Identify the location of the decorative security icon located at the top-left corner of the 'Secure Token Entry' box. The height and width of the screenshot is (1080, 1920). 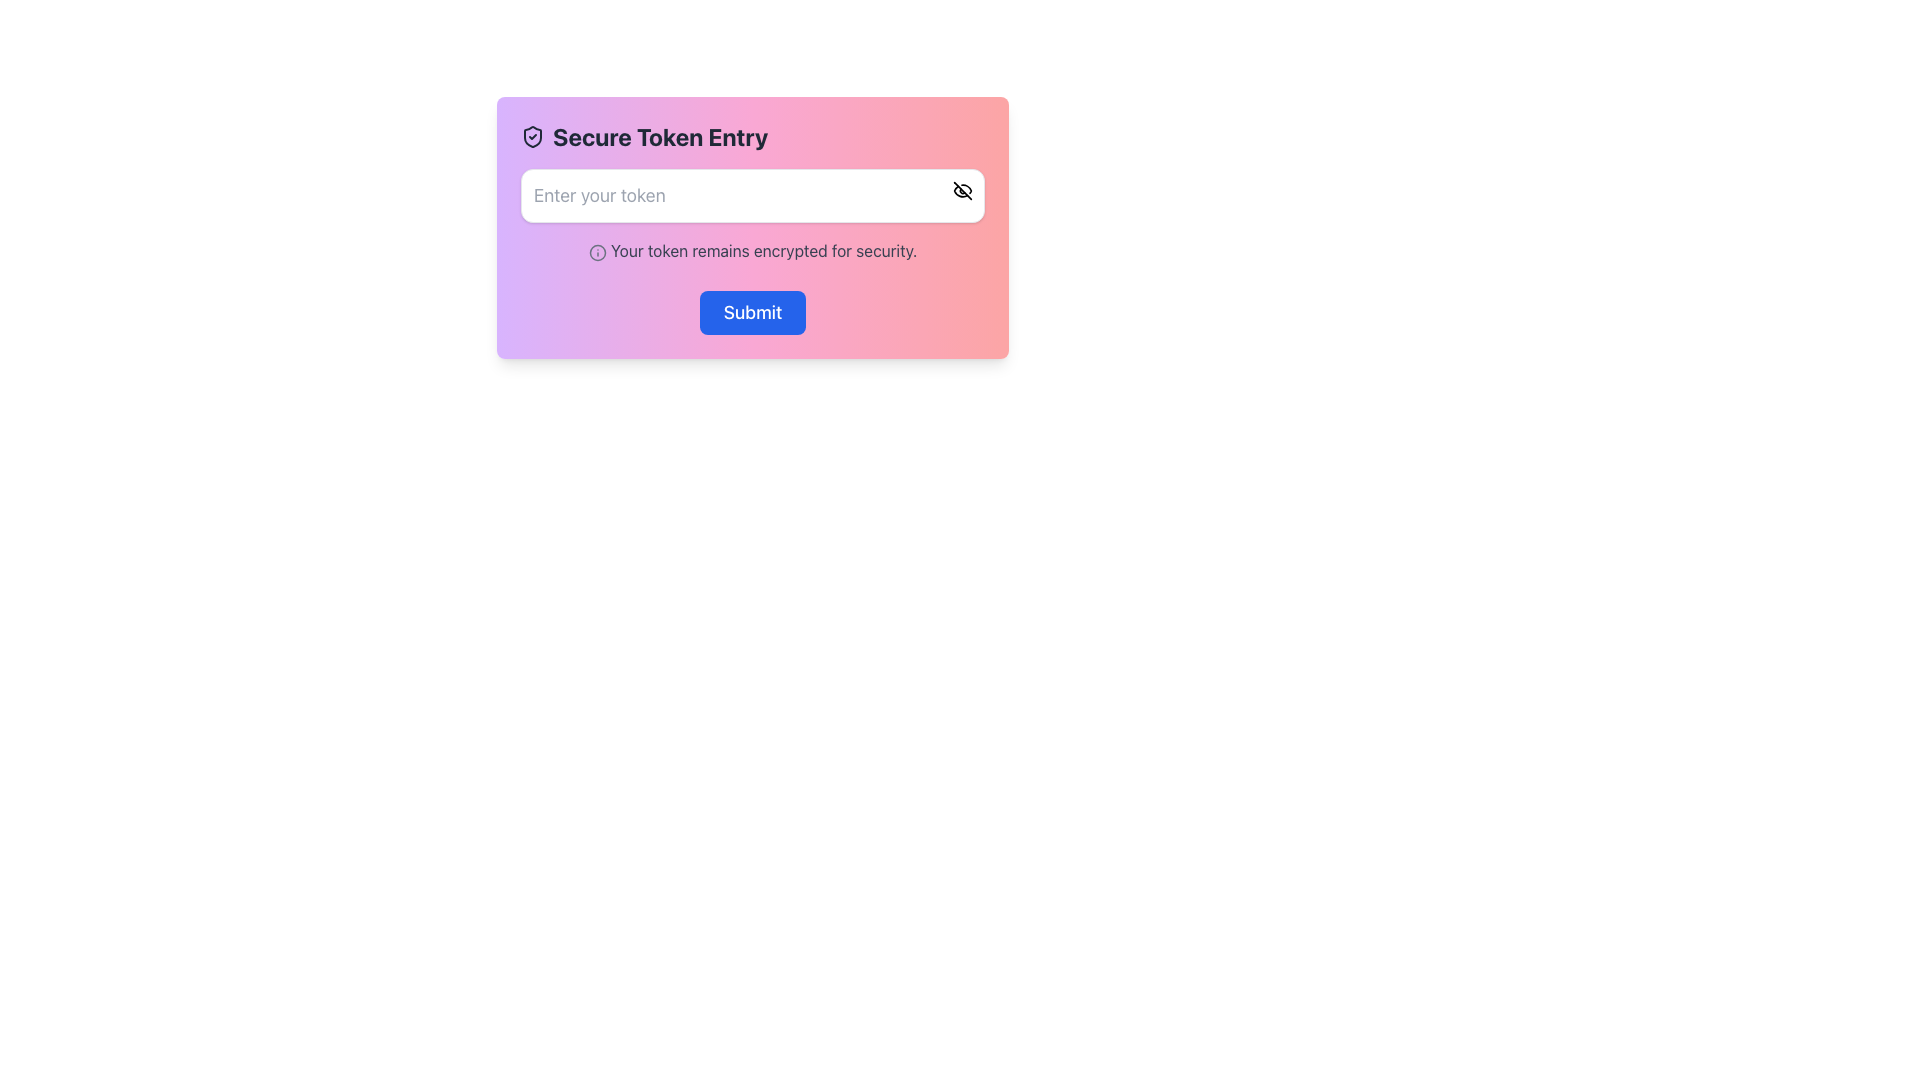
(532, 136).